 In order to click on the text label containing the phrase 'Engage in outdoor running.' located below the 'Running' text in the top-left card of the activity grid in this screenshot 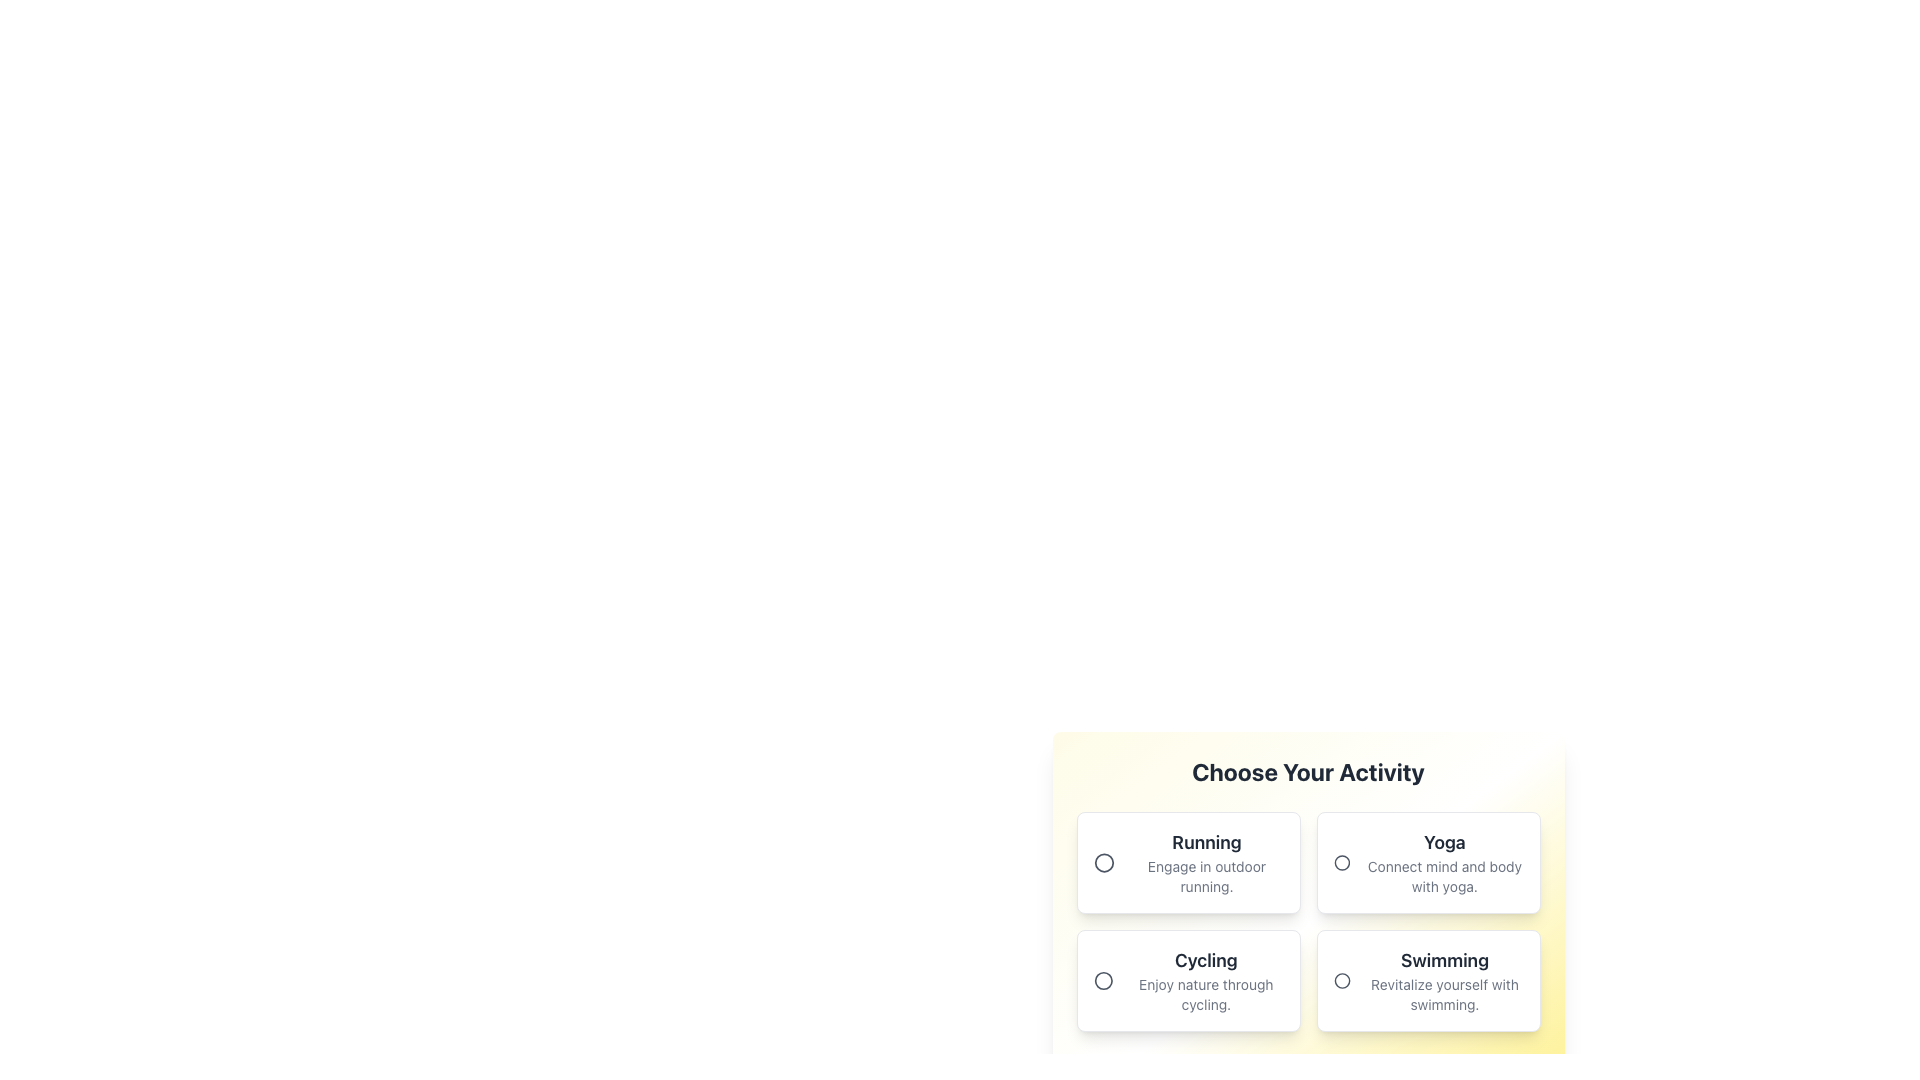, I will do `click(1205, 875)`.